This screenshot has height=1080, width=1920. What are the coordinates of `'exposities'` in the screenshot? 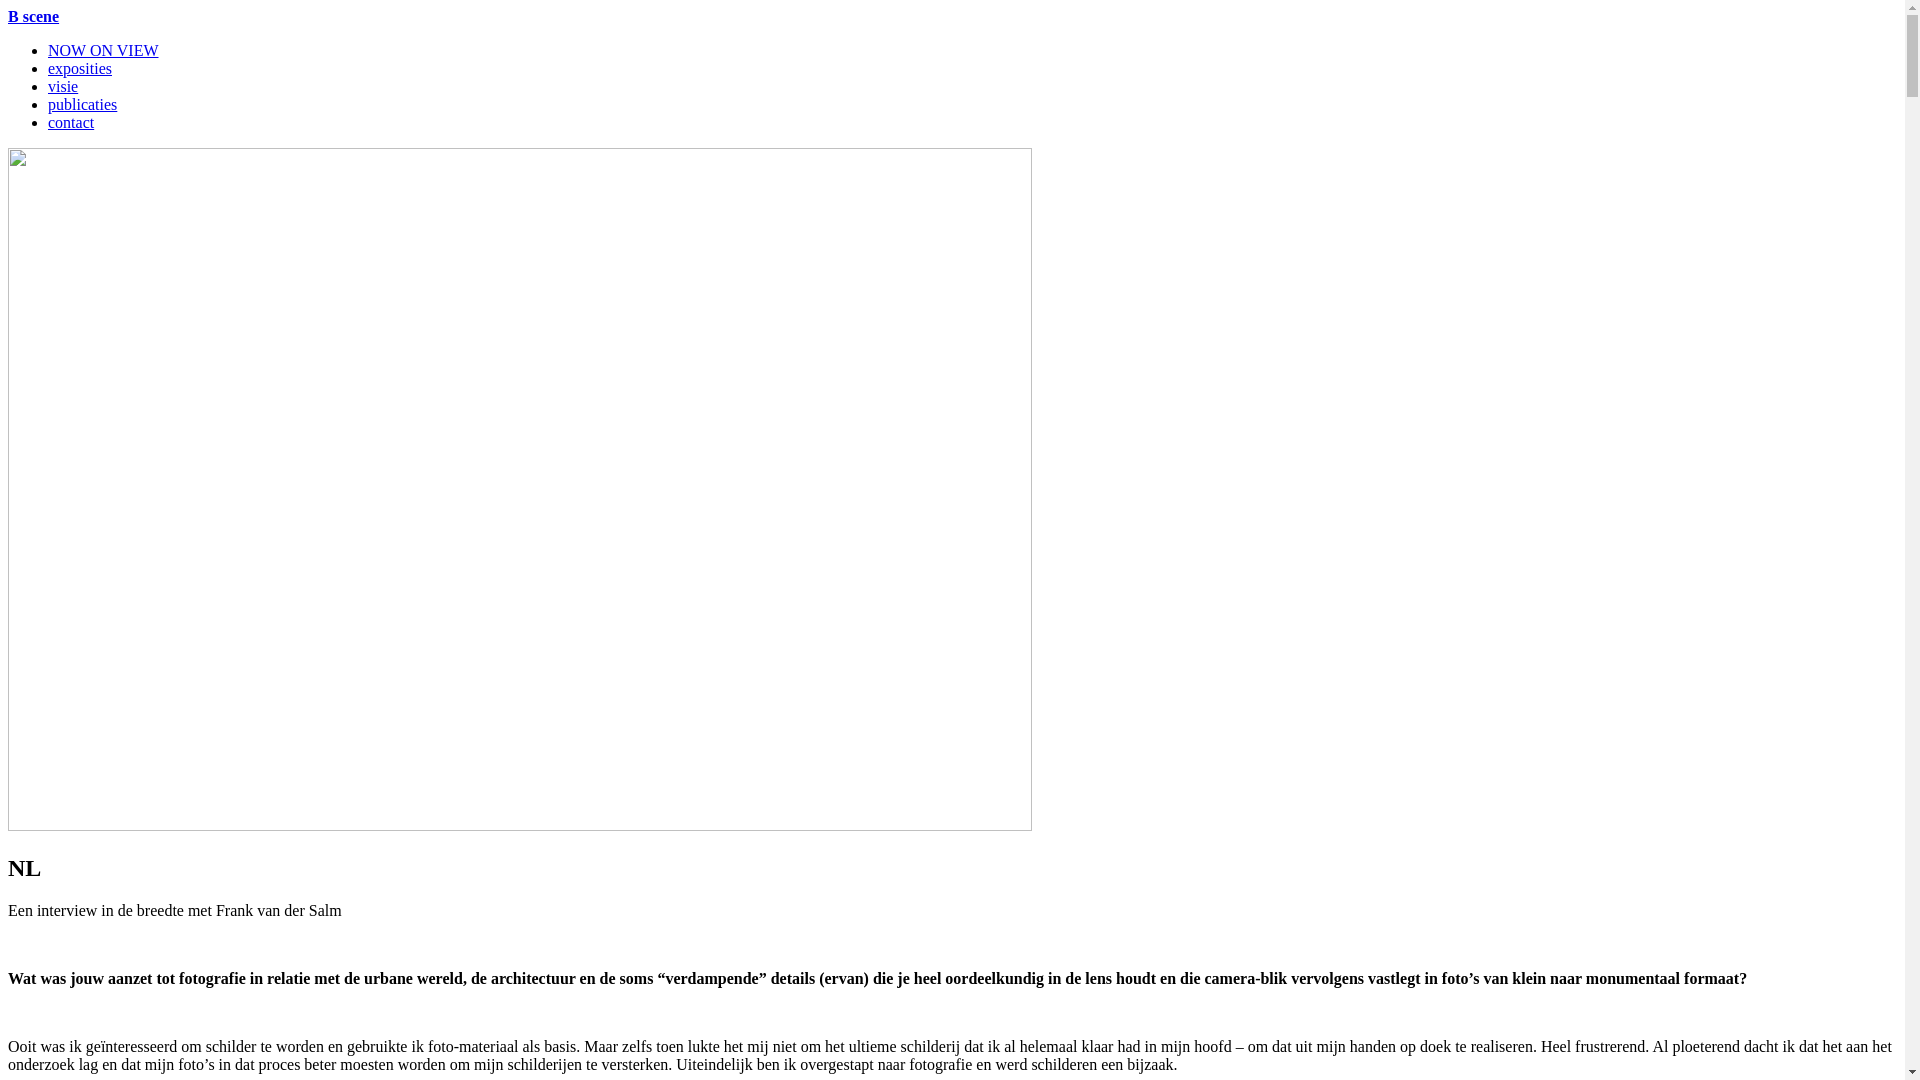 It's located at (80, 67).